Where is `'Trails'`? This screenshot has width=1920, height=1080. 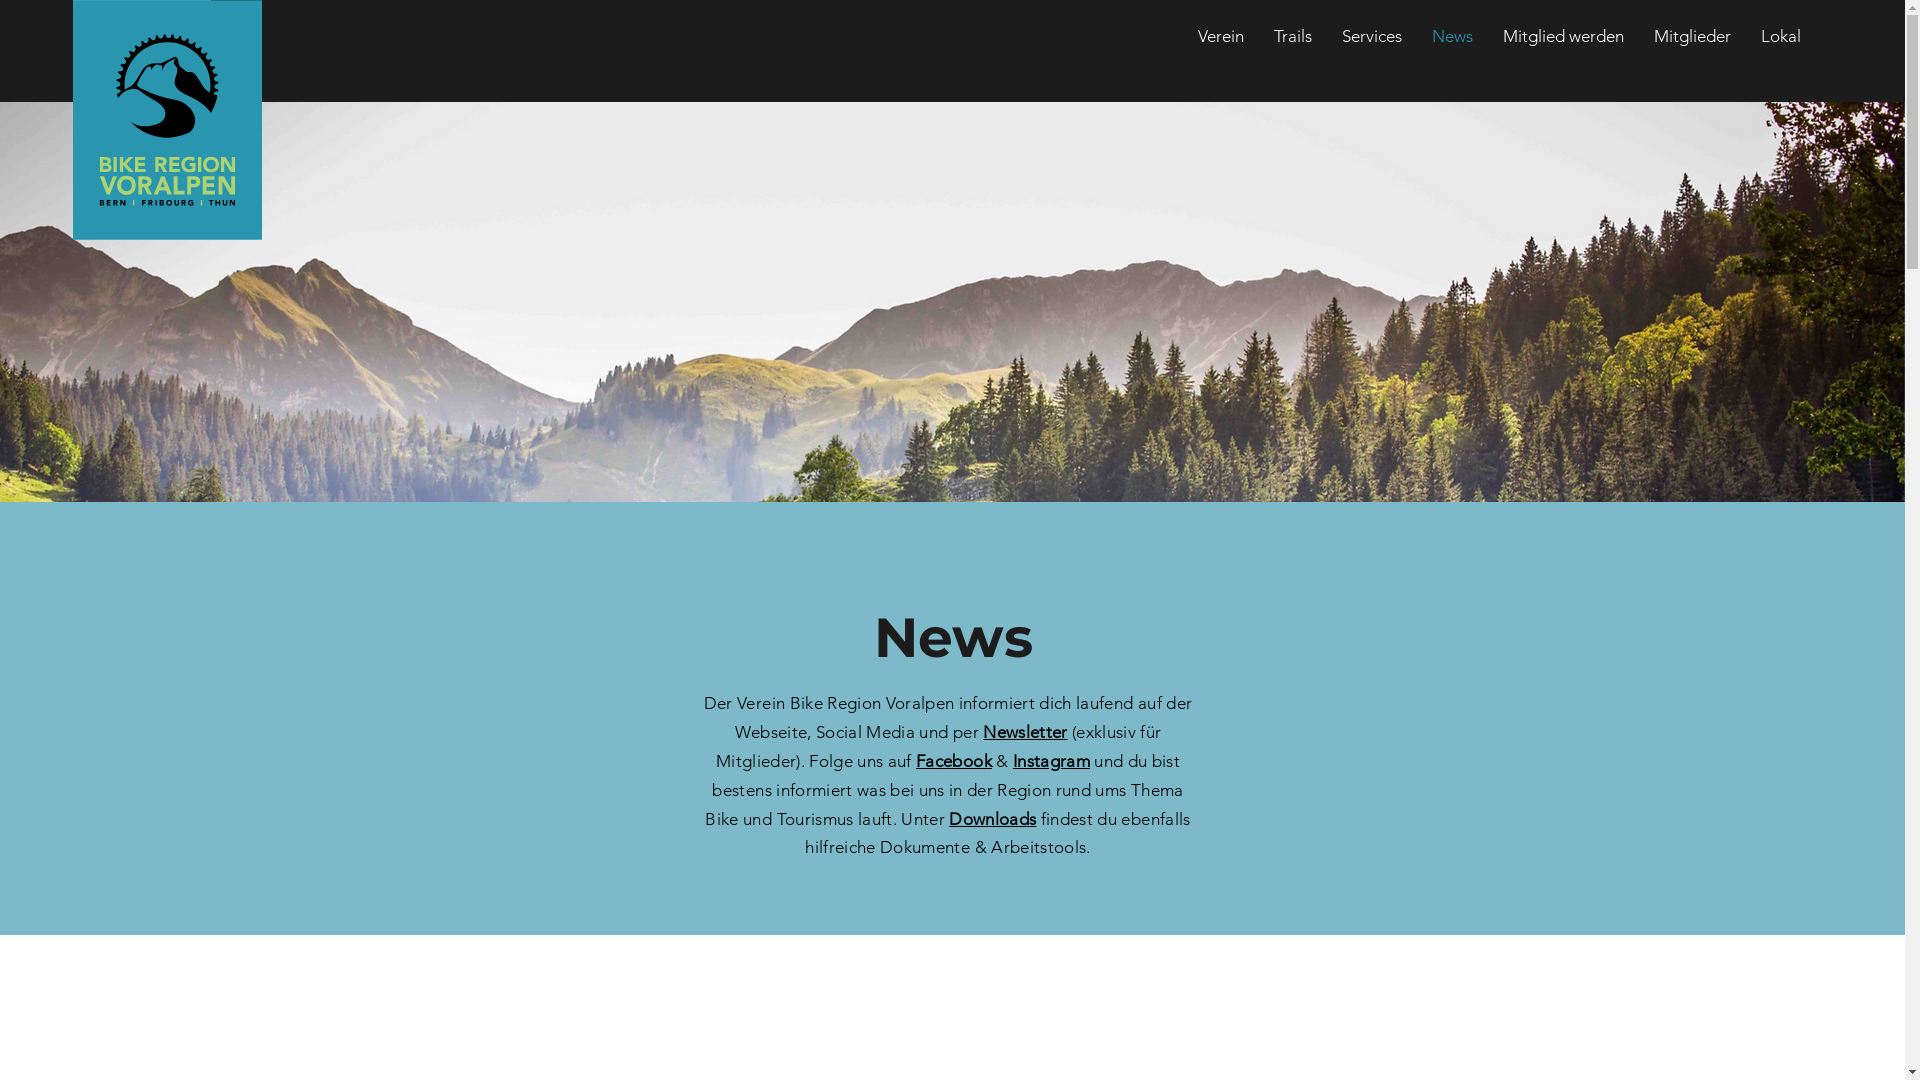 'Trails' is located at coordinates (1292, 49).